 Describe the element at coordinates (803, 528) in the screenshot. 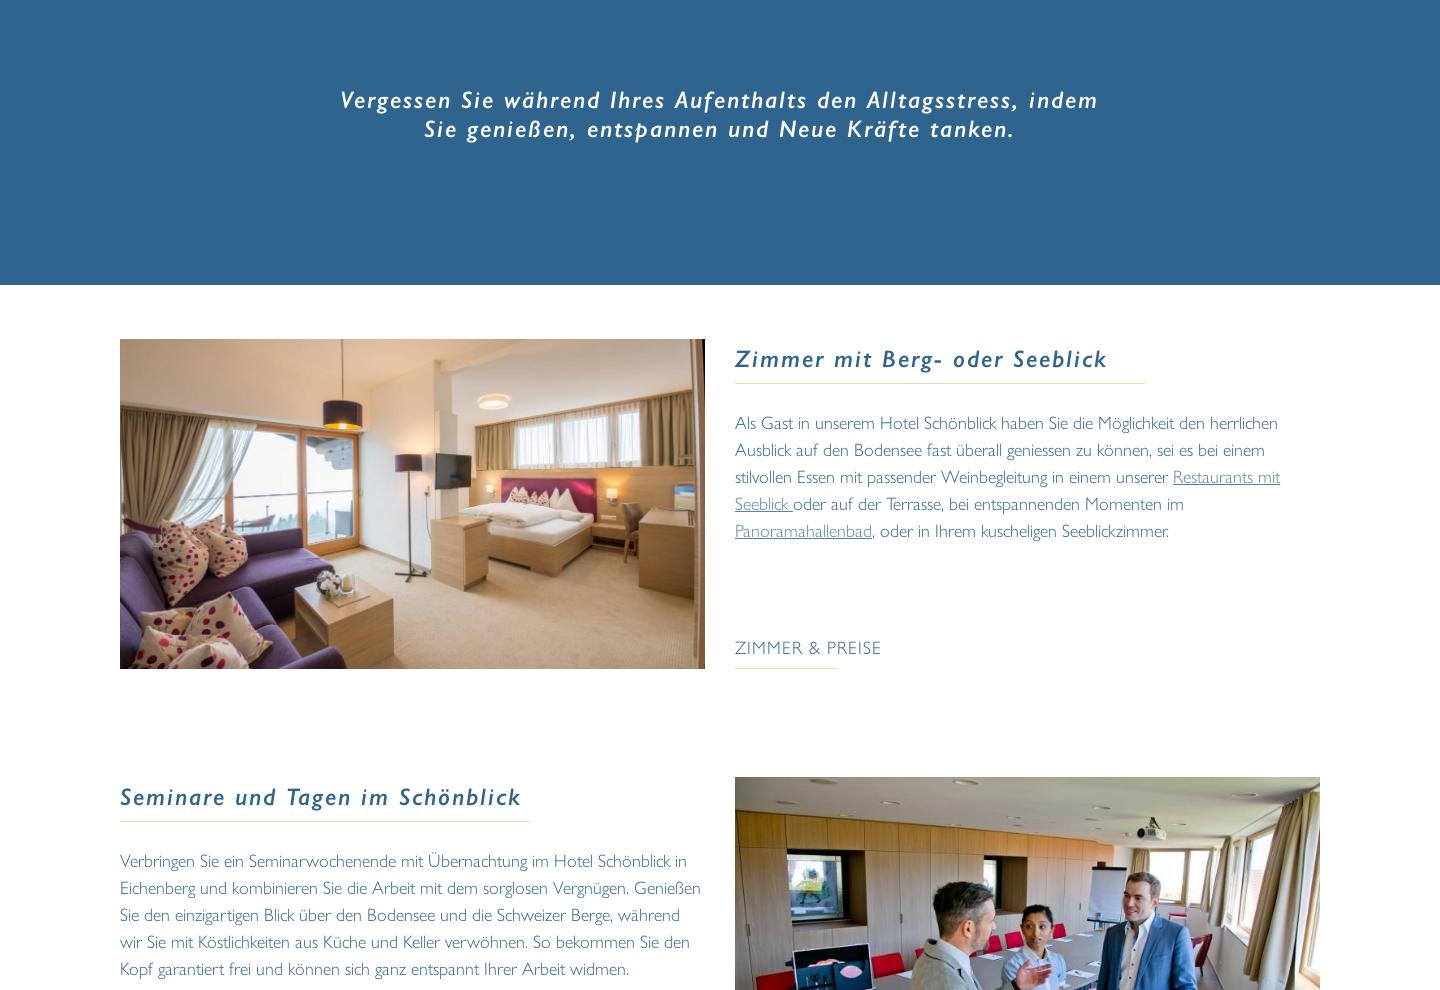

I see `'Panoramahallenbad'` at that location.